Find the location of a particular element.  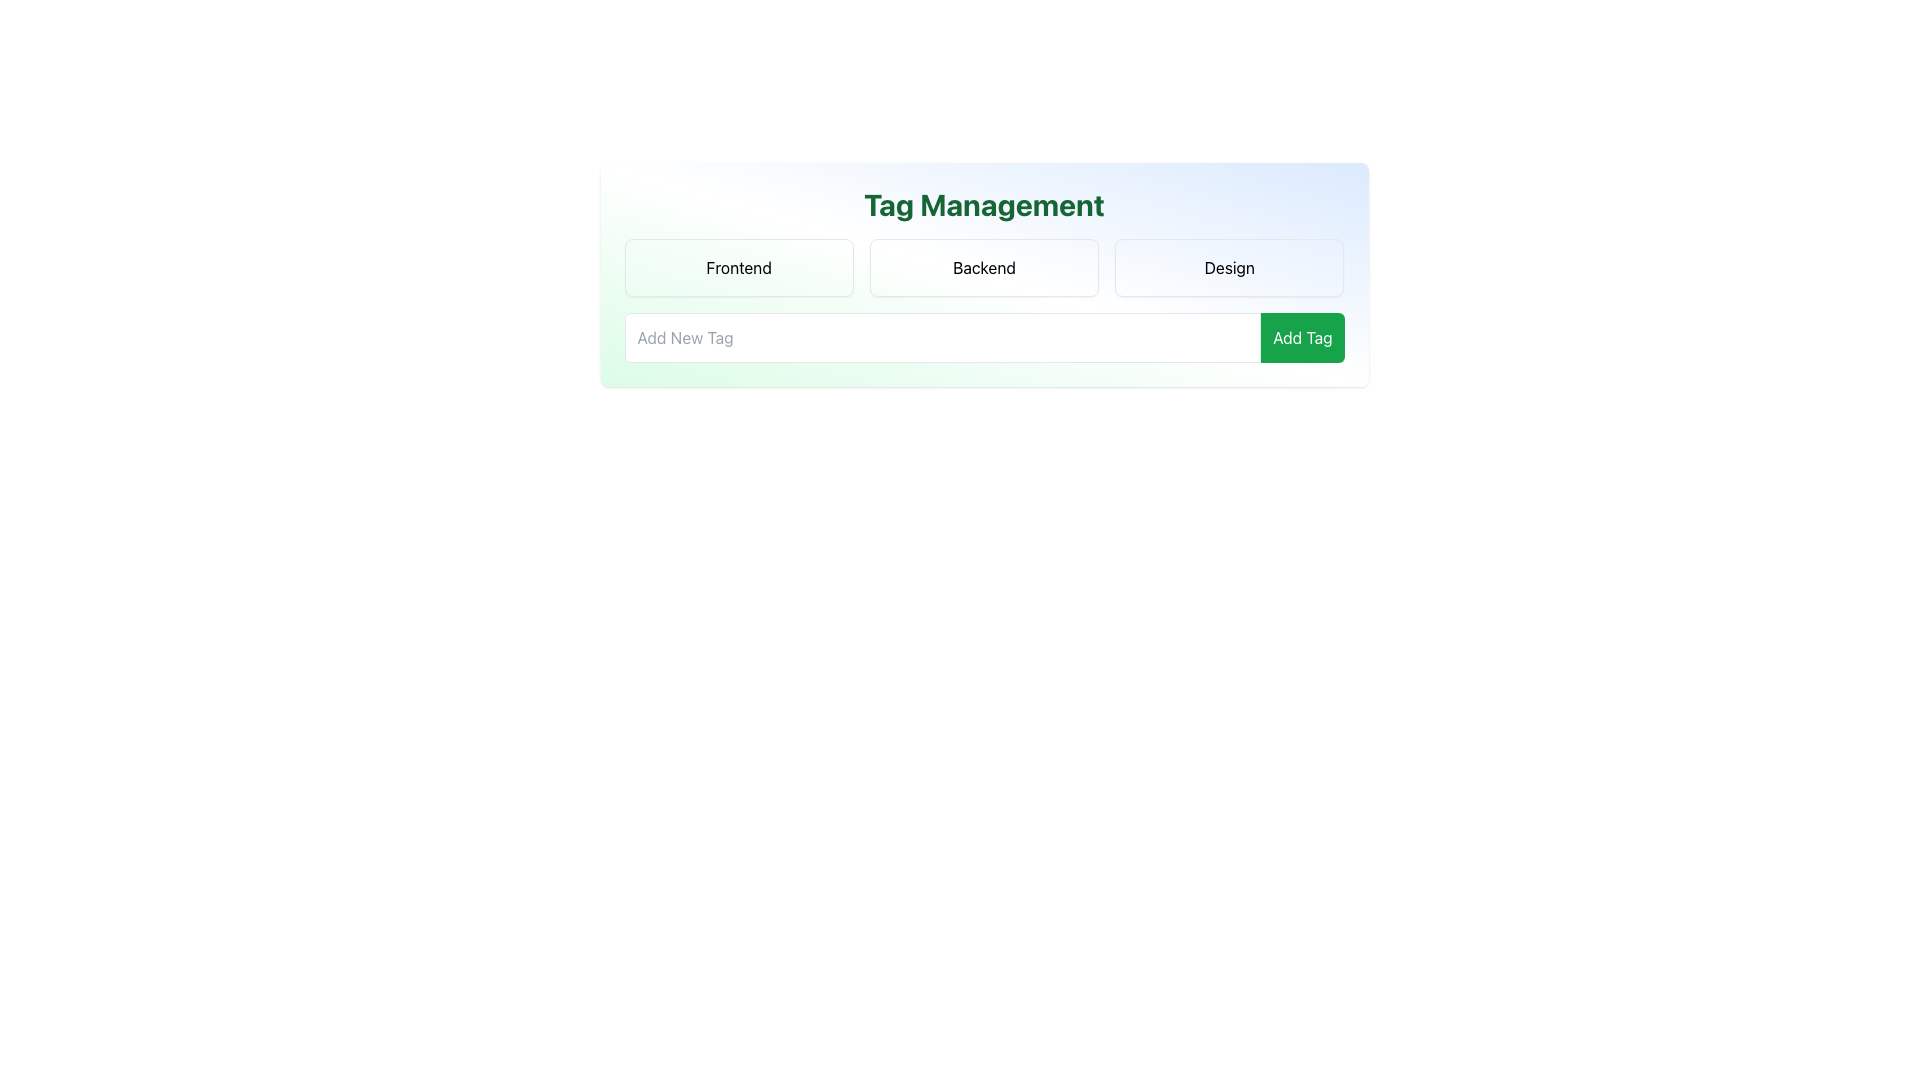

the 'Backend' button, which is a rectangular interactive component with rounded corners positioned beneath 'Tag Management' is located at coordinates (984, 274).